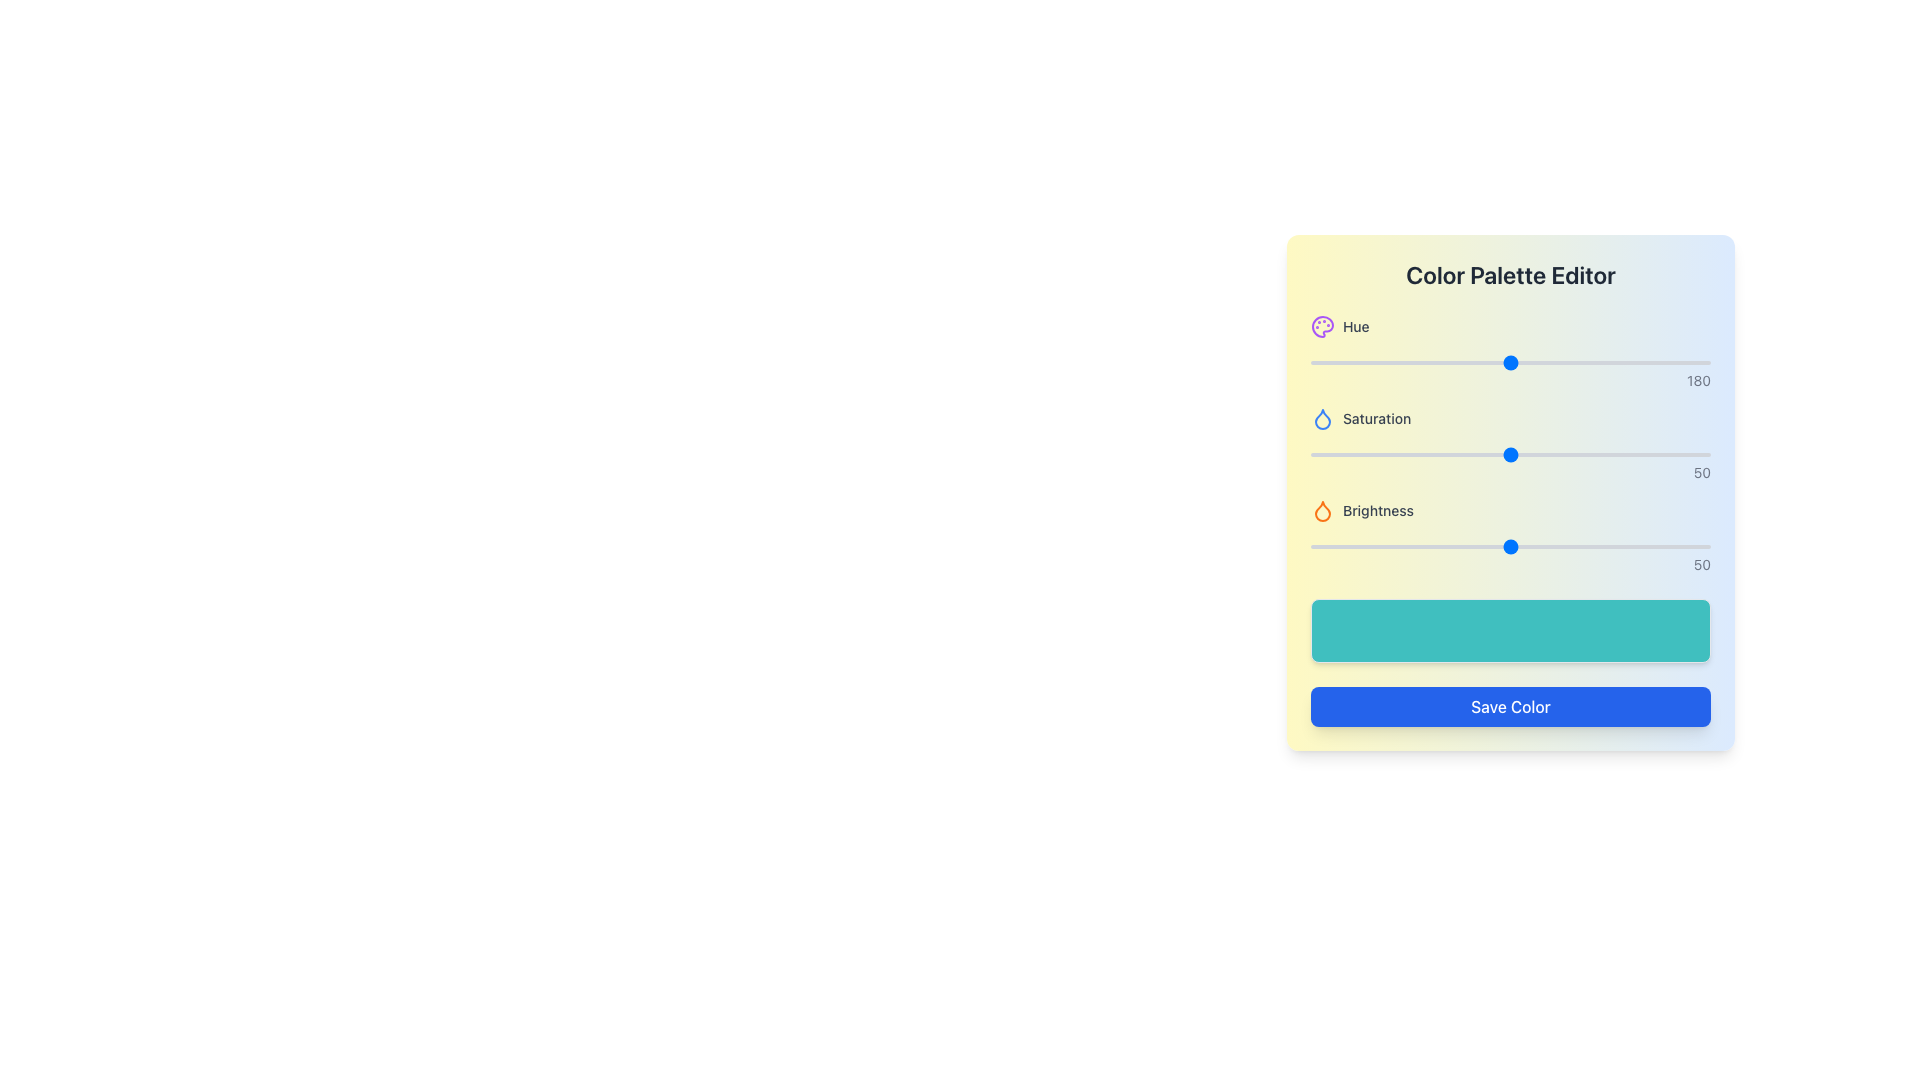 The height and width of the screenshot is (1080, 1920). What do you see at coordinates (1354, 362) in the screenshot?
I see `hue` at bounding box center [1354, 362].